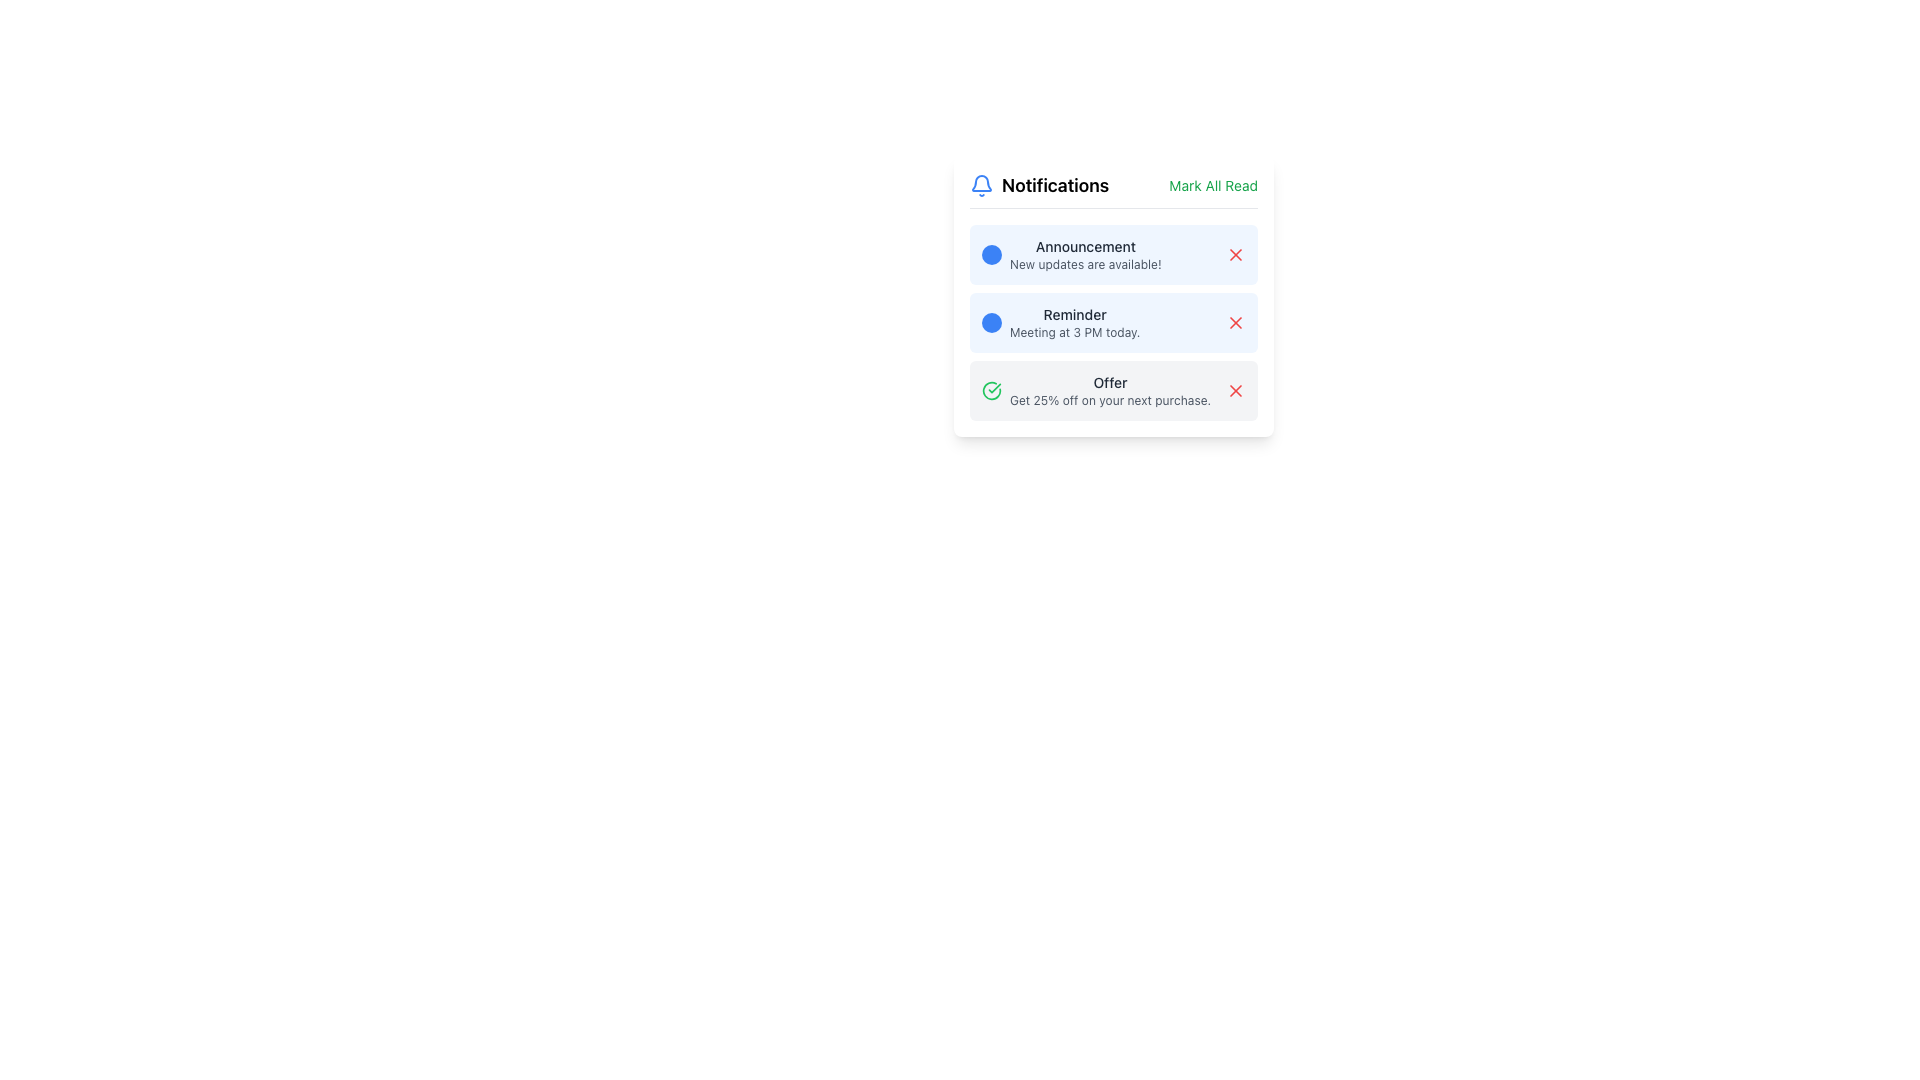 The image size is (1920, 1080). What do you see at coordinates (992, 390) in the screenshot?
I see `the green circular icon with a white checkmark located to the left of the 'Offer' notification in the notification list` at bounding box center [992, 390].